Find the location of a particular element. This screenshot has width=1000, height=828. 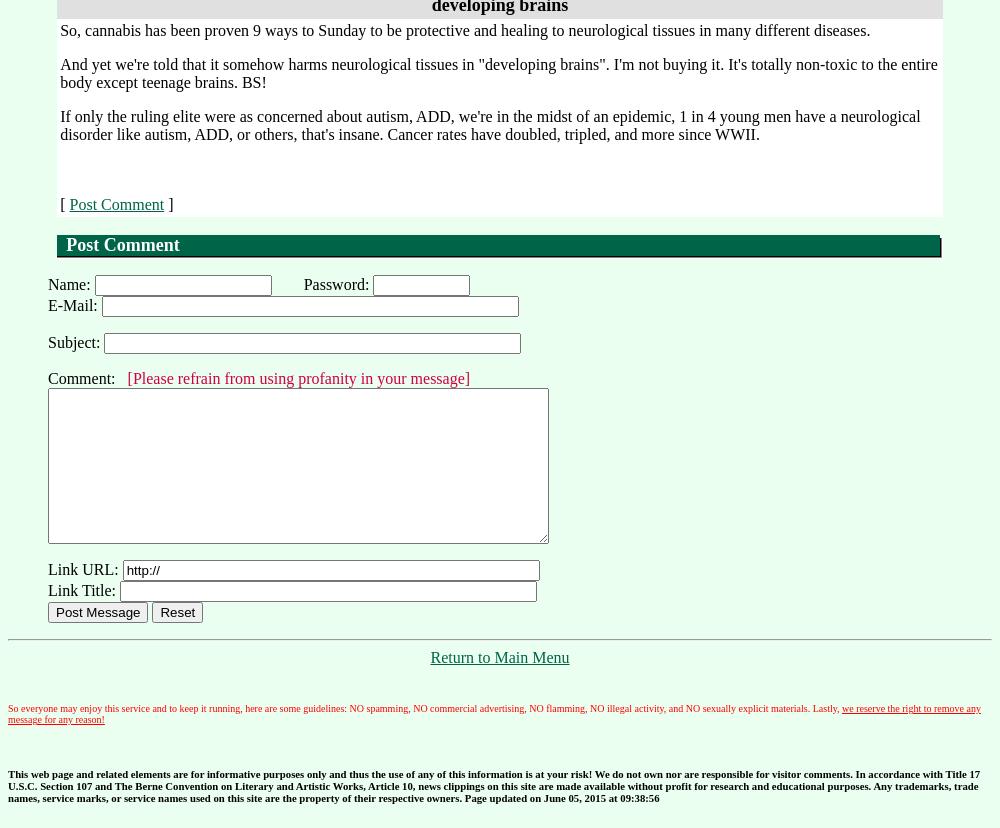

'E-Mail:' is located at coordinates (48, 305).